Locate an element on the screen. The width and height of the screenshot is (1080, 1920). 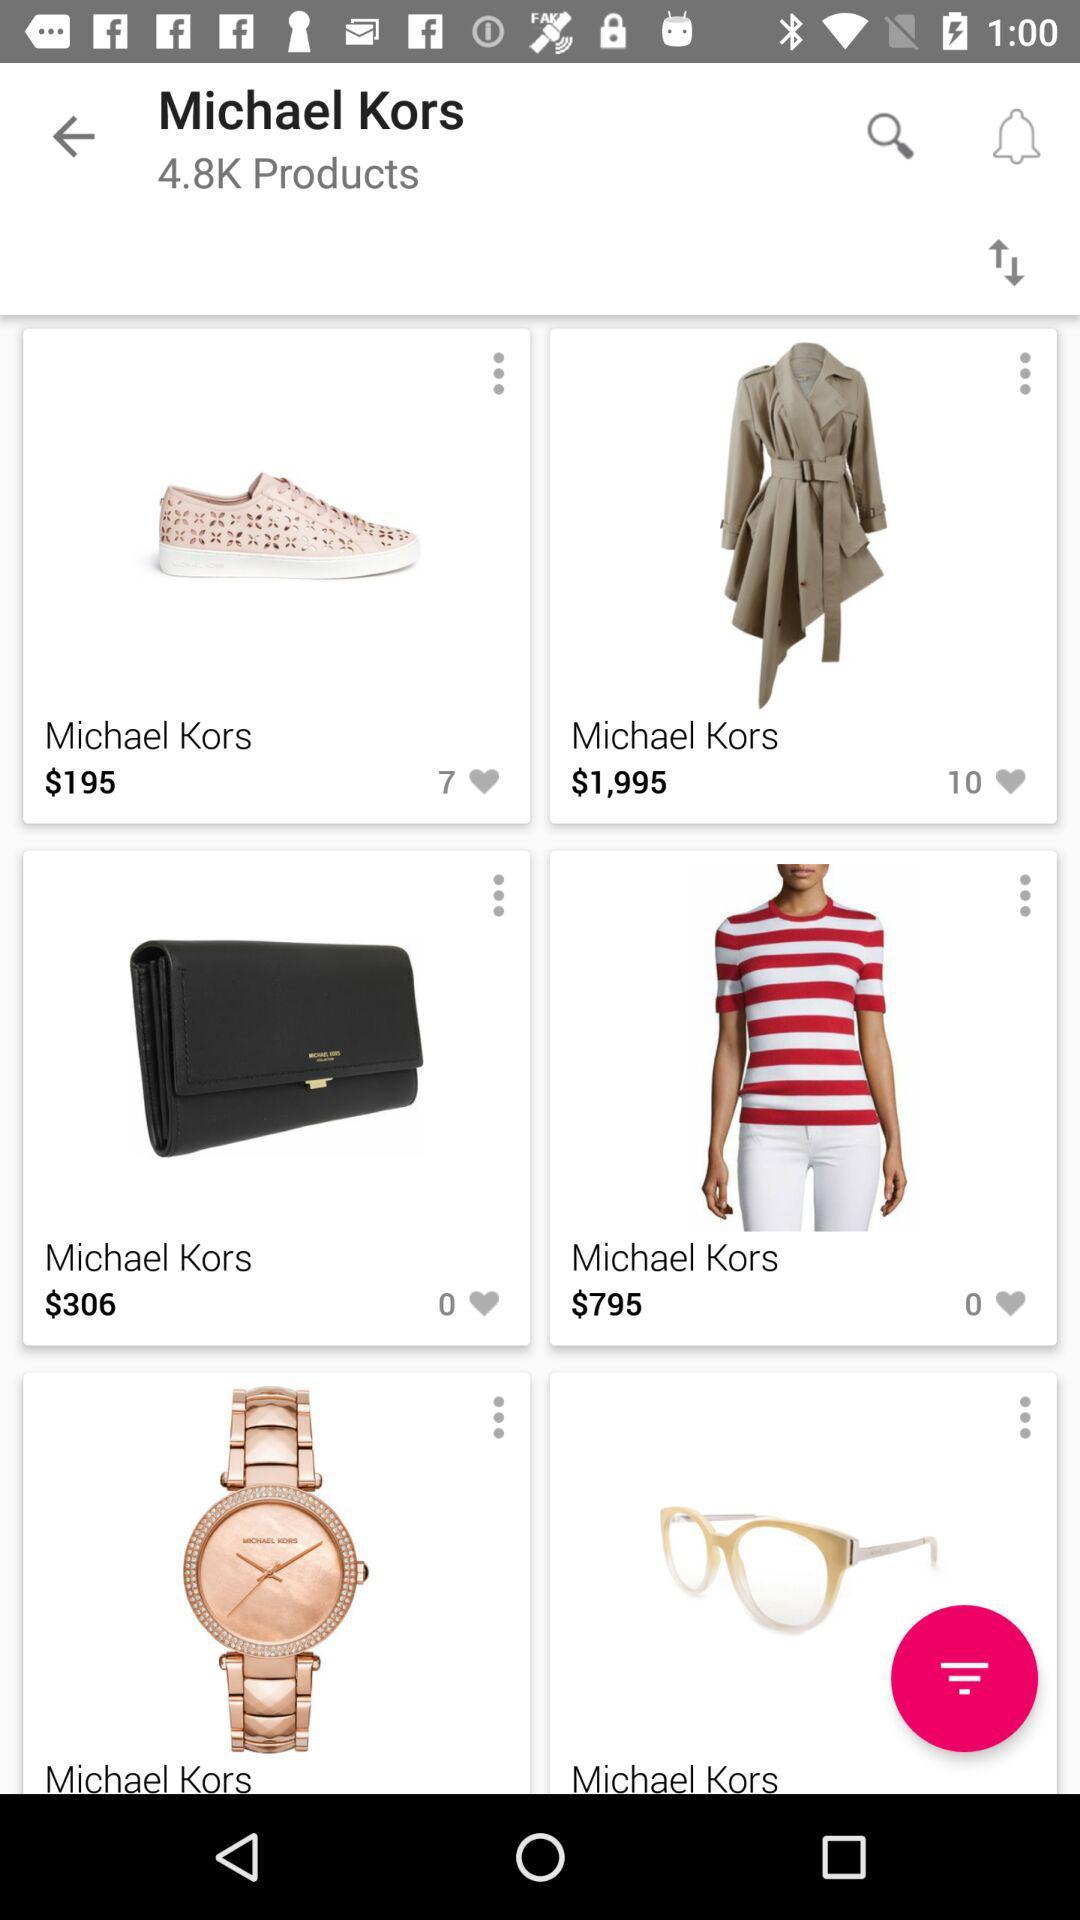
the icon next to the michael kors icon is located at coordinates (963, 1678).